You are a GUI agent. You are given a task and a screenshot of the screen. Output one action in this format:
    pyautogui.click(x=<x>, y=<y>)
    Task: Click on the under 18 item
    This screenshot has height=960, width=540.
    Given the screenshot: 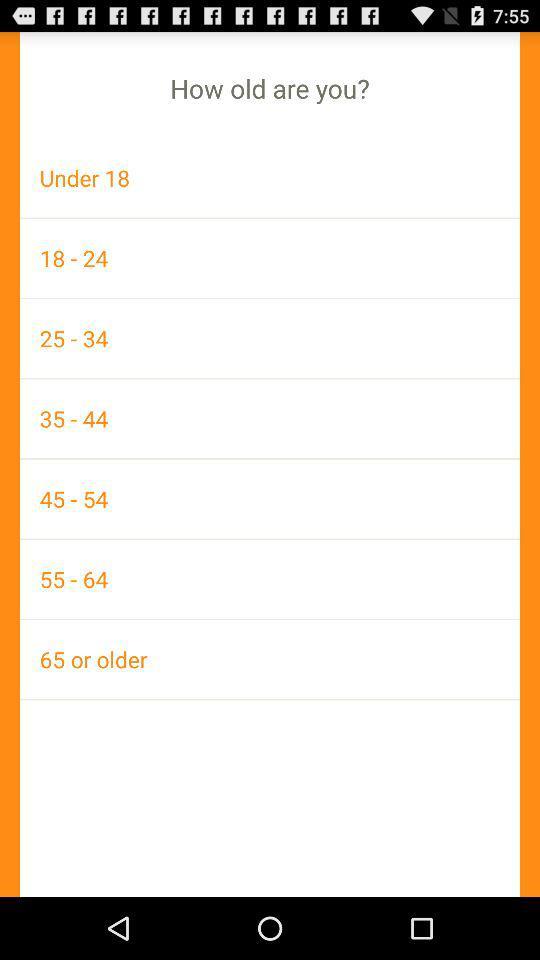 What is the action you would take?
    pyautogui.click(x=270, y=177)
    